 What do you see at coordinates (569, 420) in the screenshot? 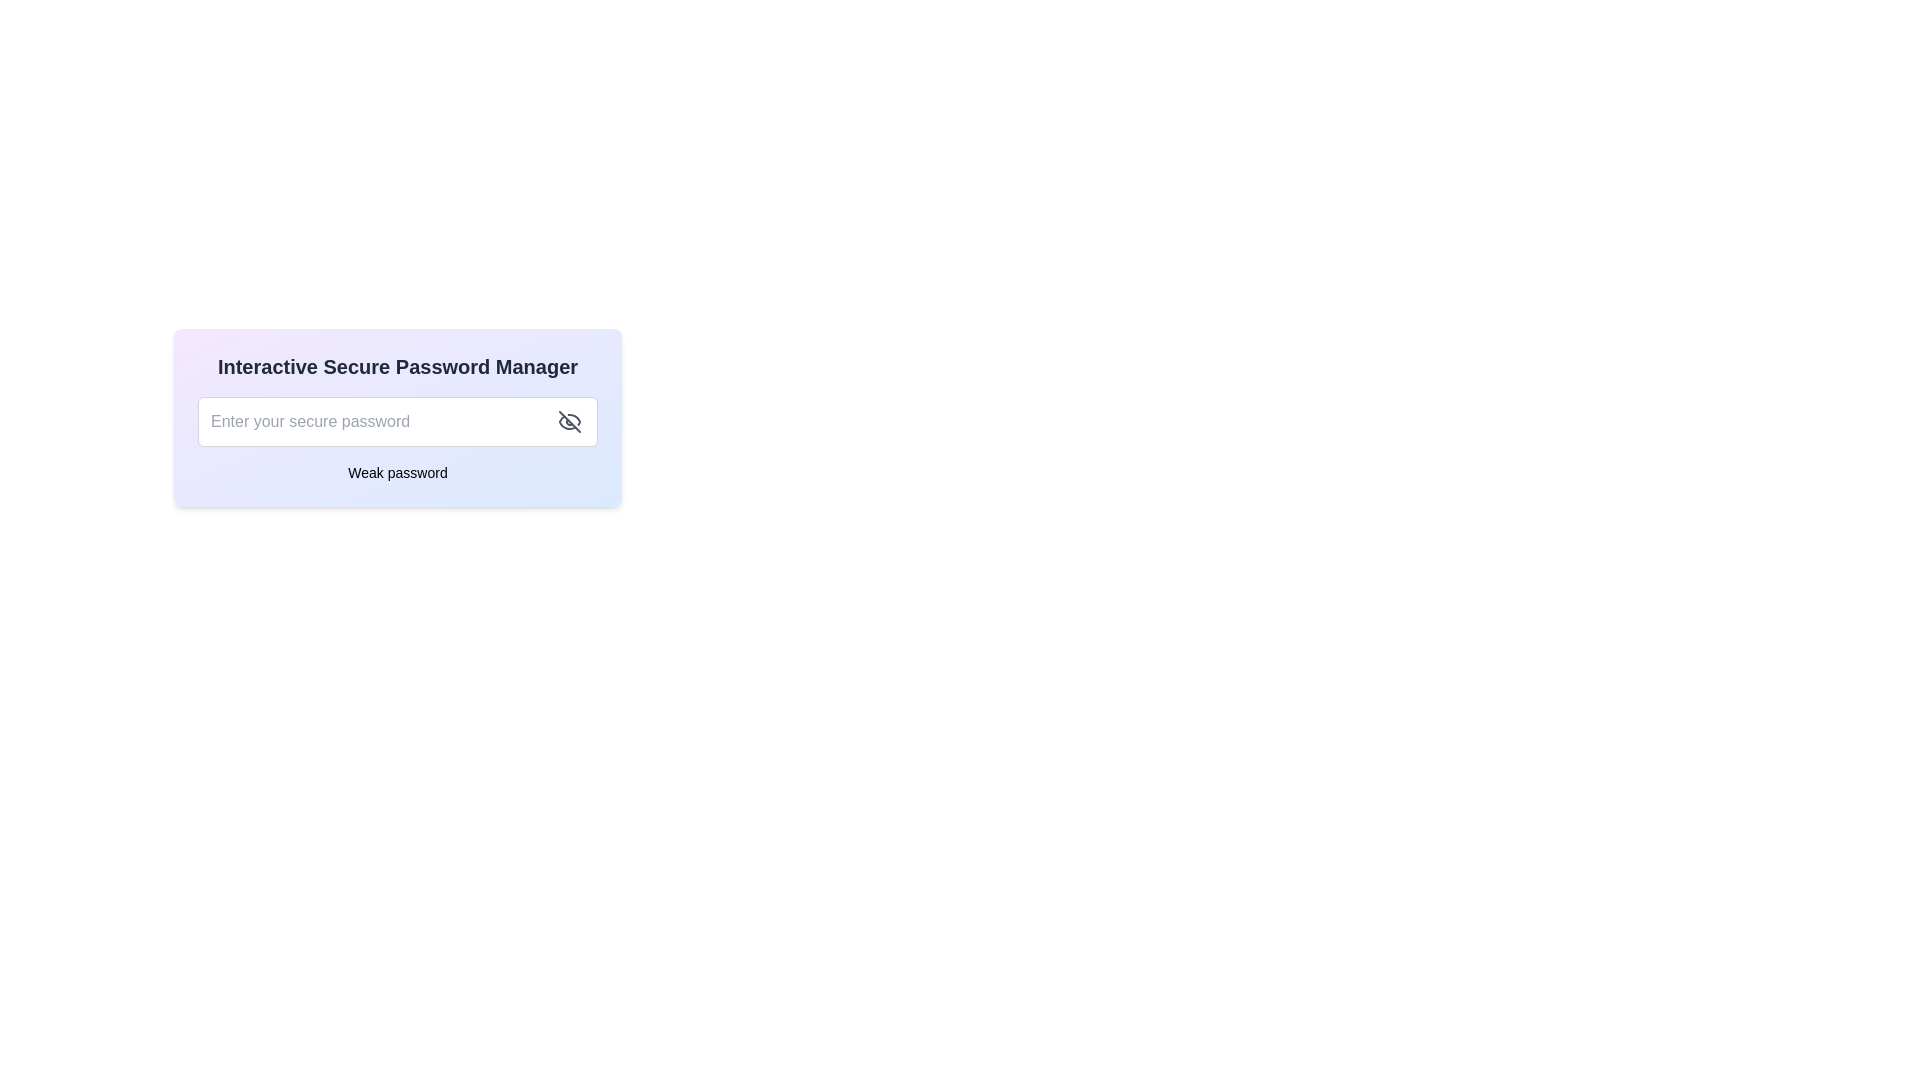
I see `the toggle password visibility button located on the right side of the input field in the 'Interactive Secure Password Manager' component to switch between showing and hiding the entered text` at bounding box center [569, 420].